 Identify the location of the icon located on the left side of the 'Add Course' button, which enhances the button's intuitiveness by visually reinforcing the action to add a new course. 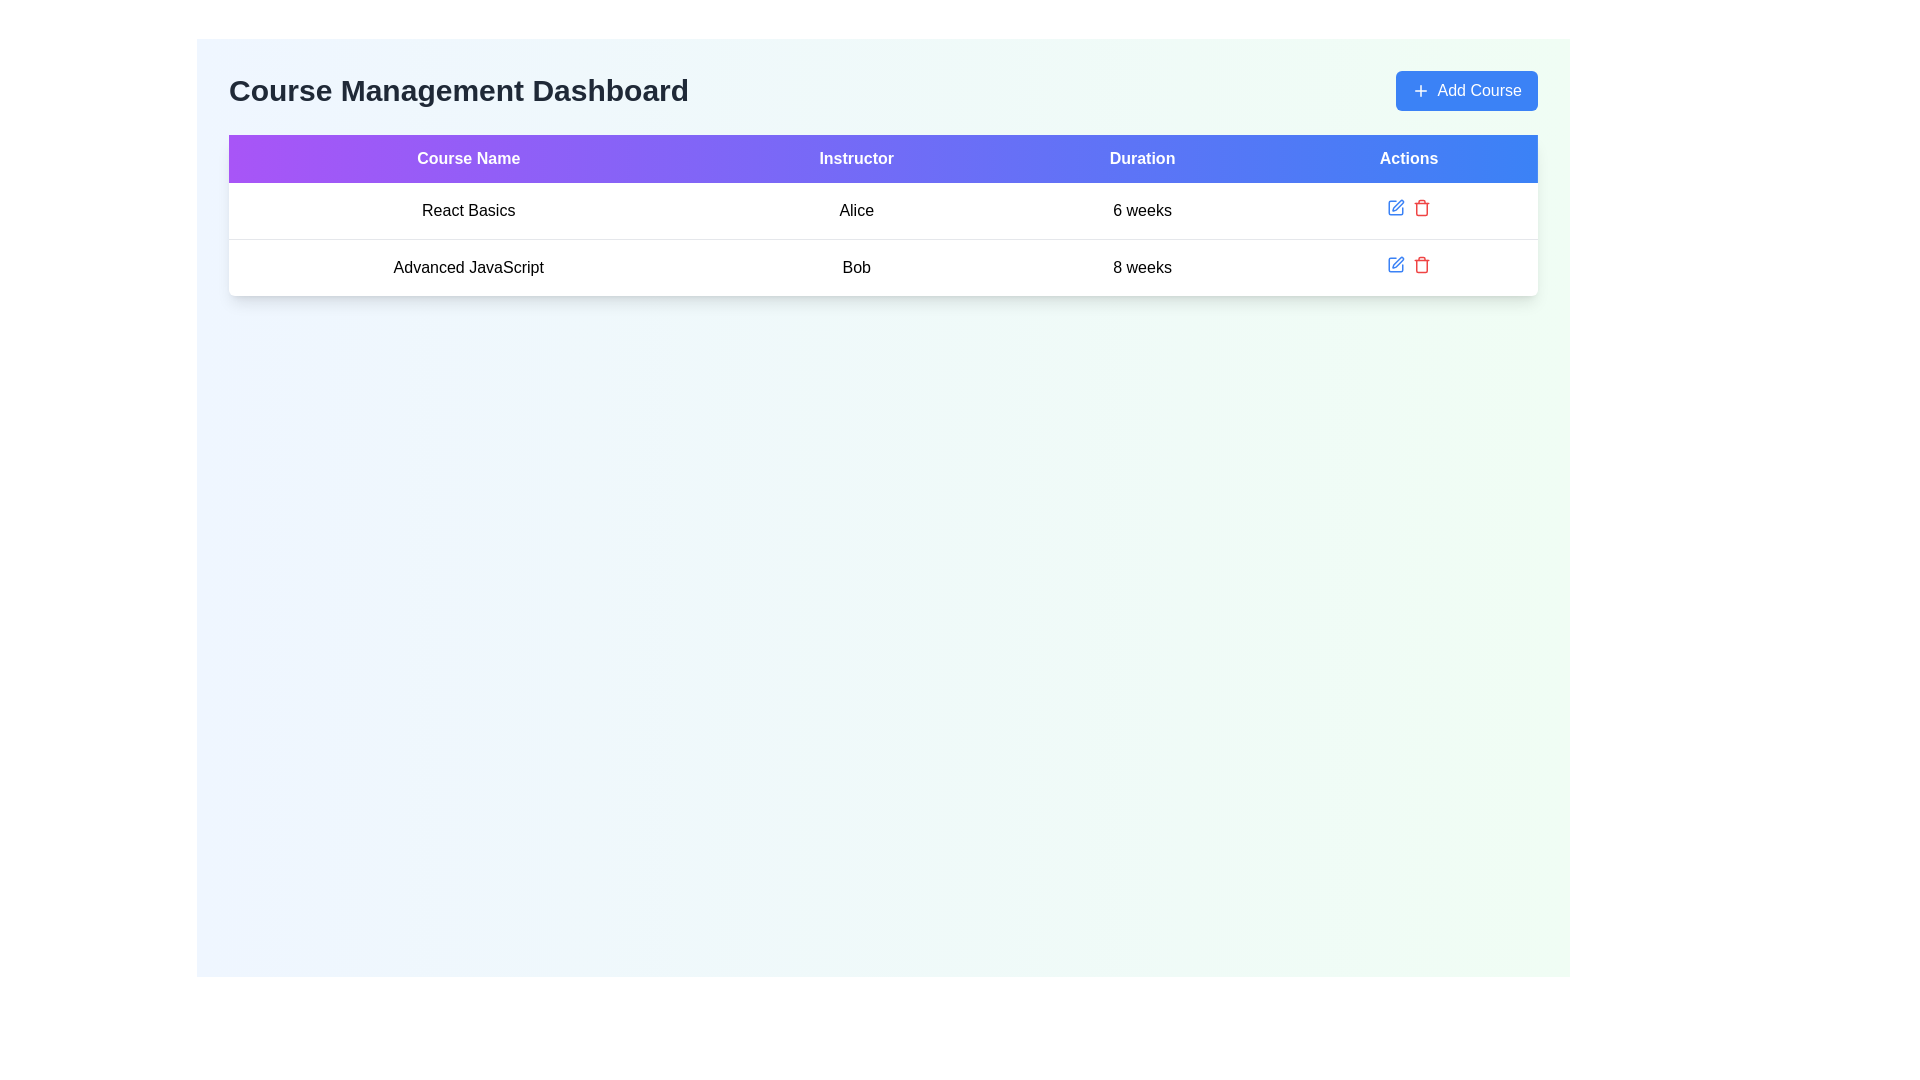
(1419, 91).